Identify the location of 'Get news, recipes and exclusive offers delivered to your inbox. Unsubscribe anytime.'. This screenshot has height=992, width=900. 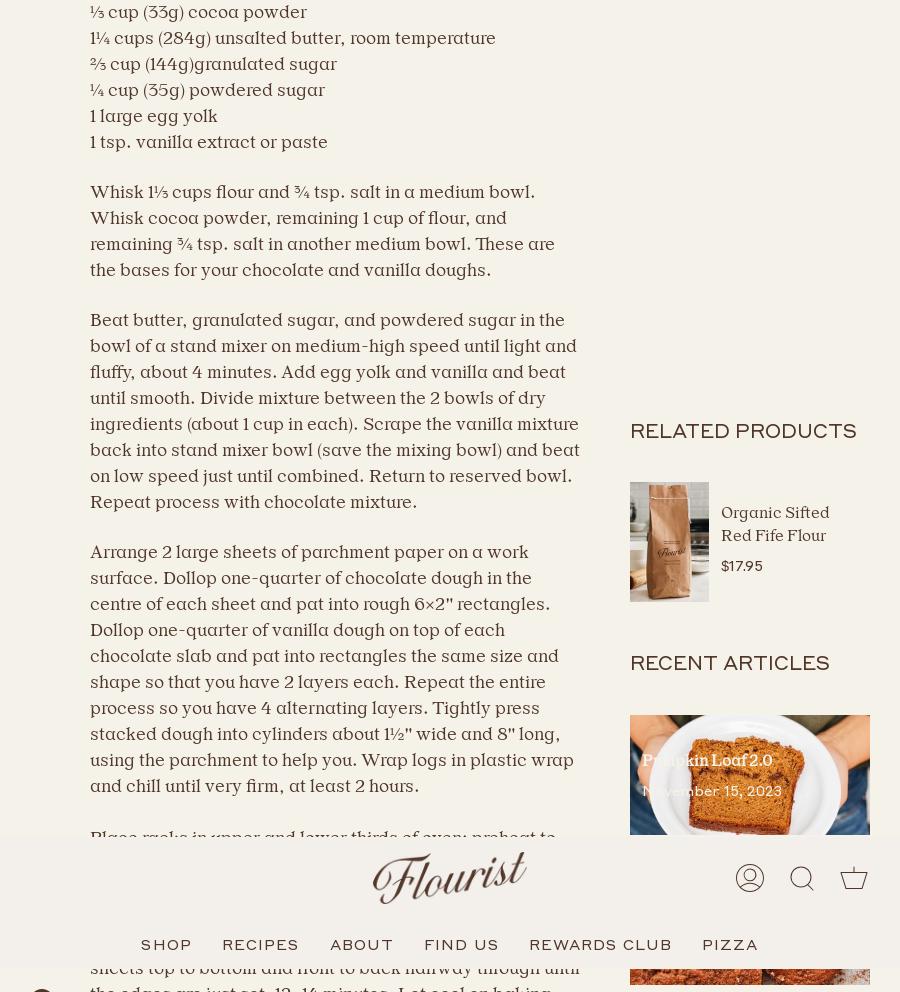
(342, 834).